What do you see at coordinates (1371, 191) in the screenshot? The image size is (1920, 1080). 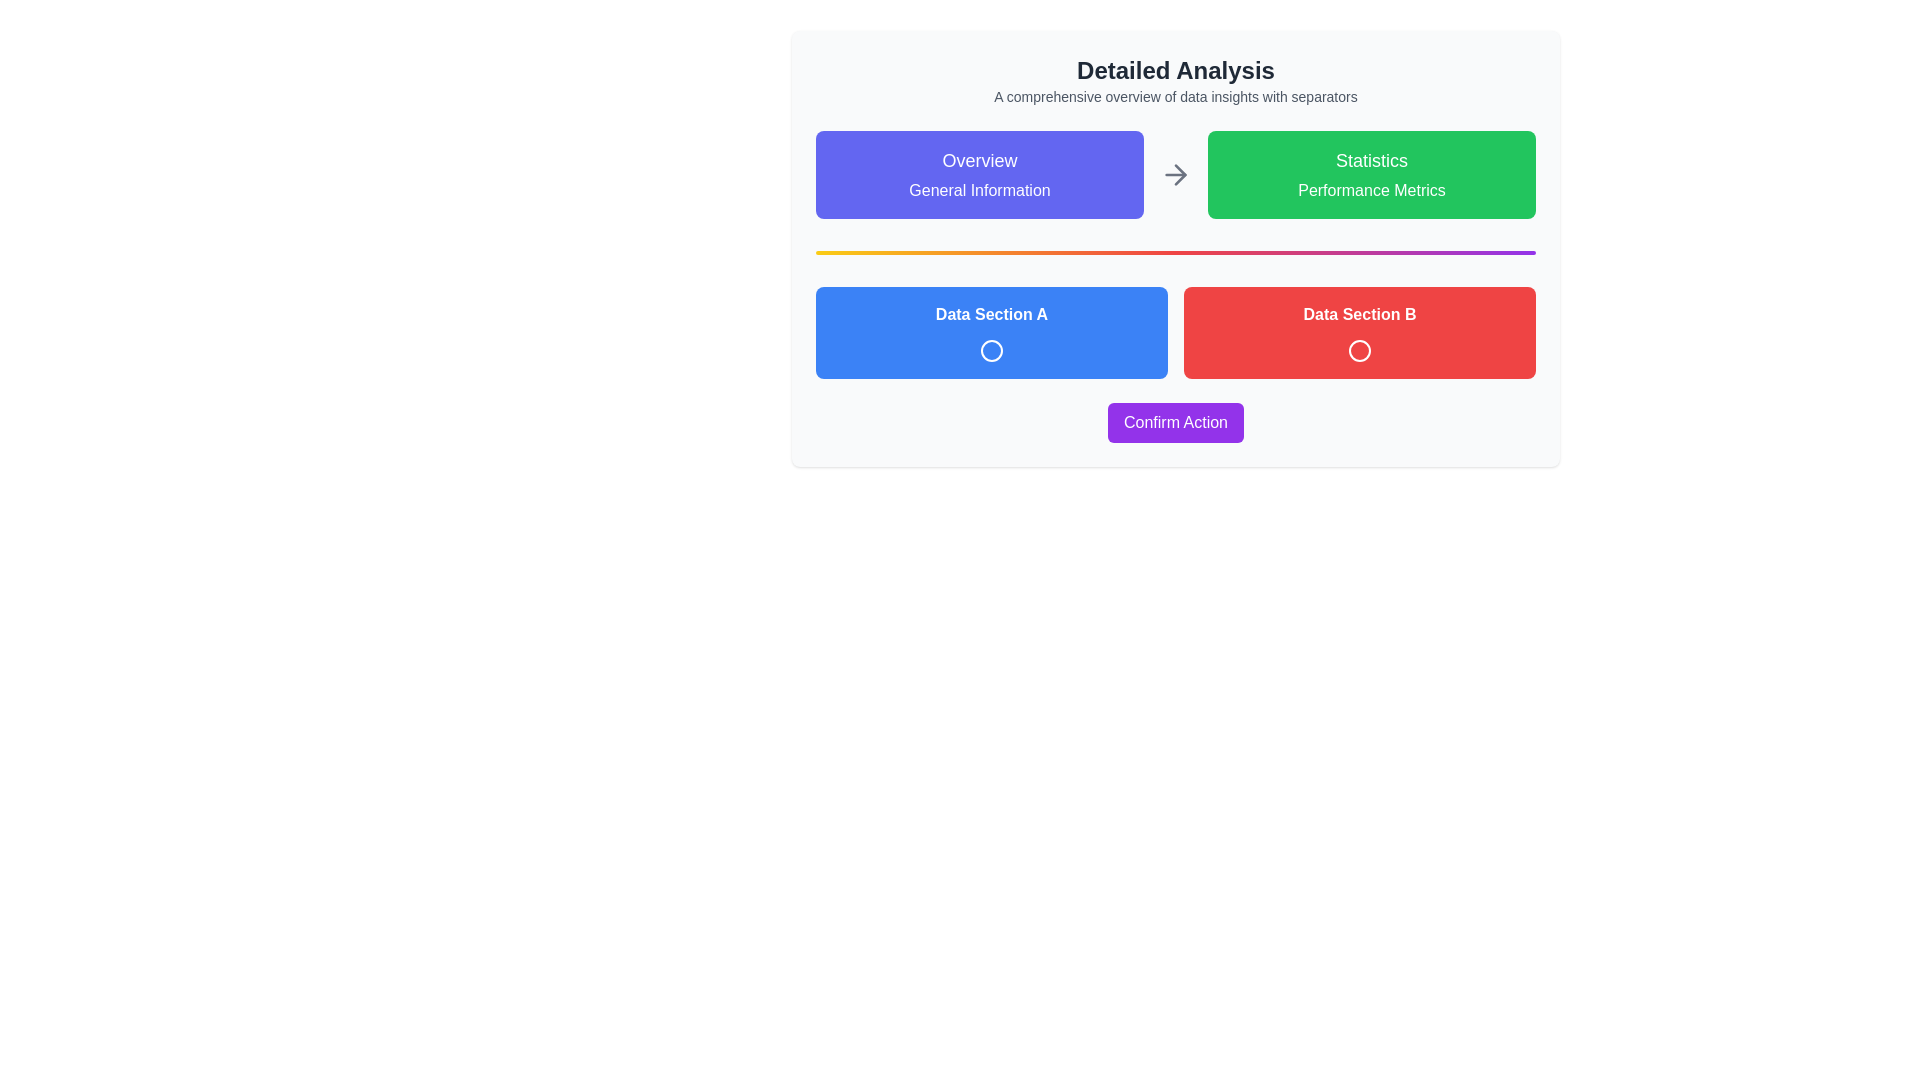 I see `the text label that provides additional information for the 'Statistics' section, positioned below the 'Statistics' label in the green rectangular section` at bounding box center [1371, 191].